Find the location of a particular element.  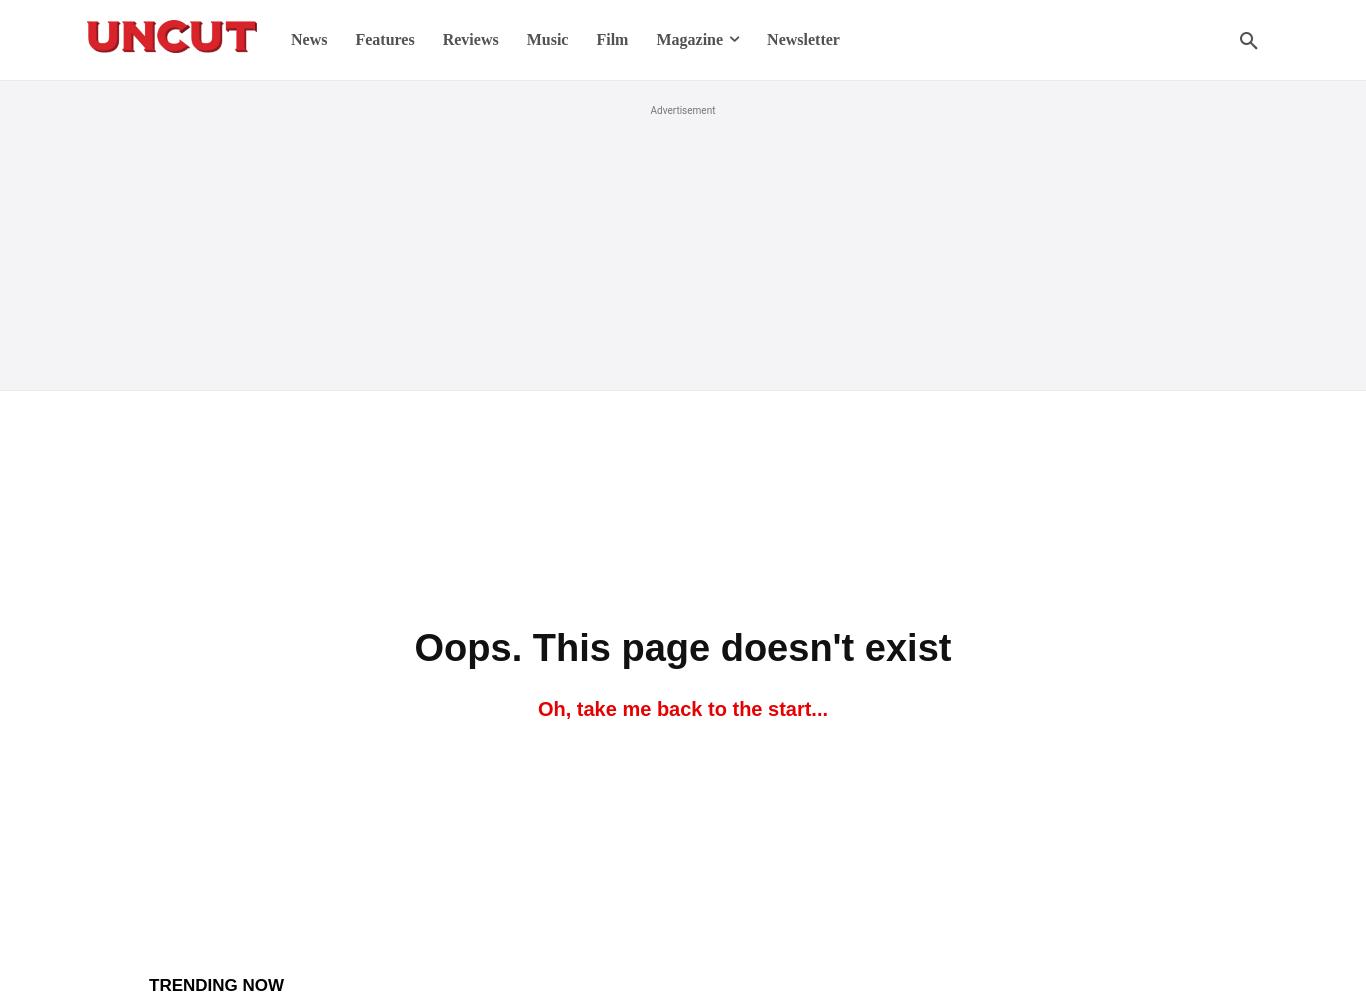

'Music' is located at coordinates (546, 39).